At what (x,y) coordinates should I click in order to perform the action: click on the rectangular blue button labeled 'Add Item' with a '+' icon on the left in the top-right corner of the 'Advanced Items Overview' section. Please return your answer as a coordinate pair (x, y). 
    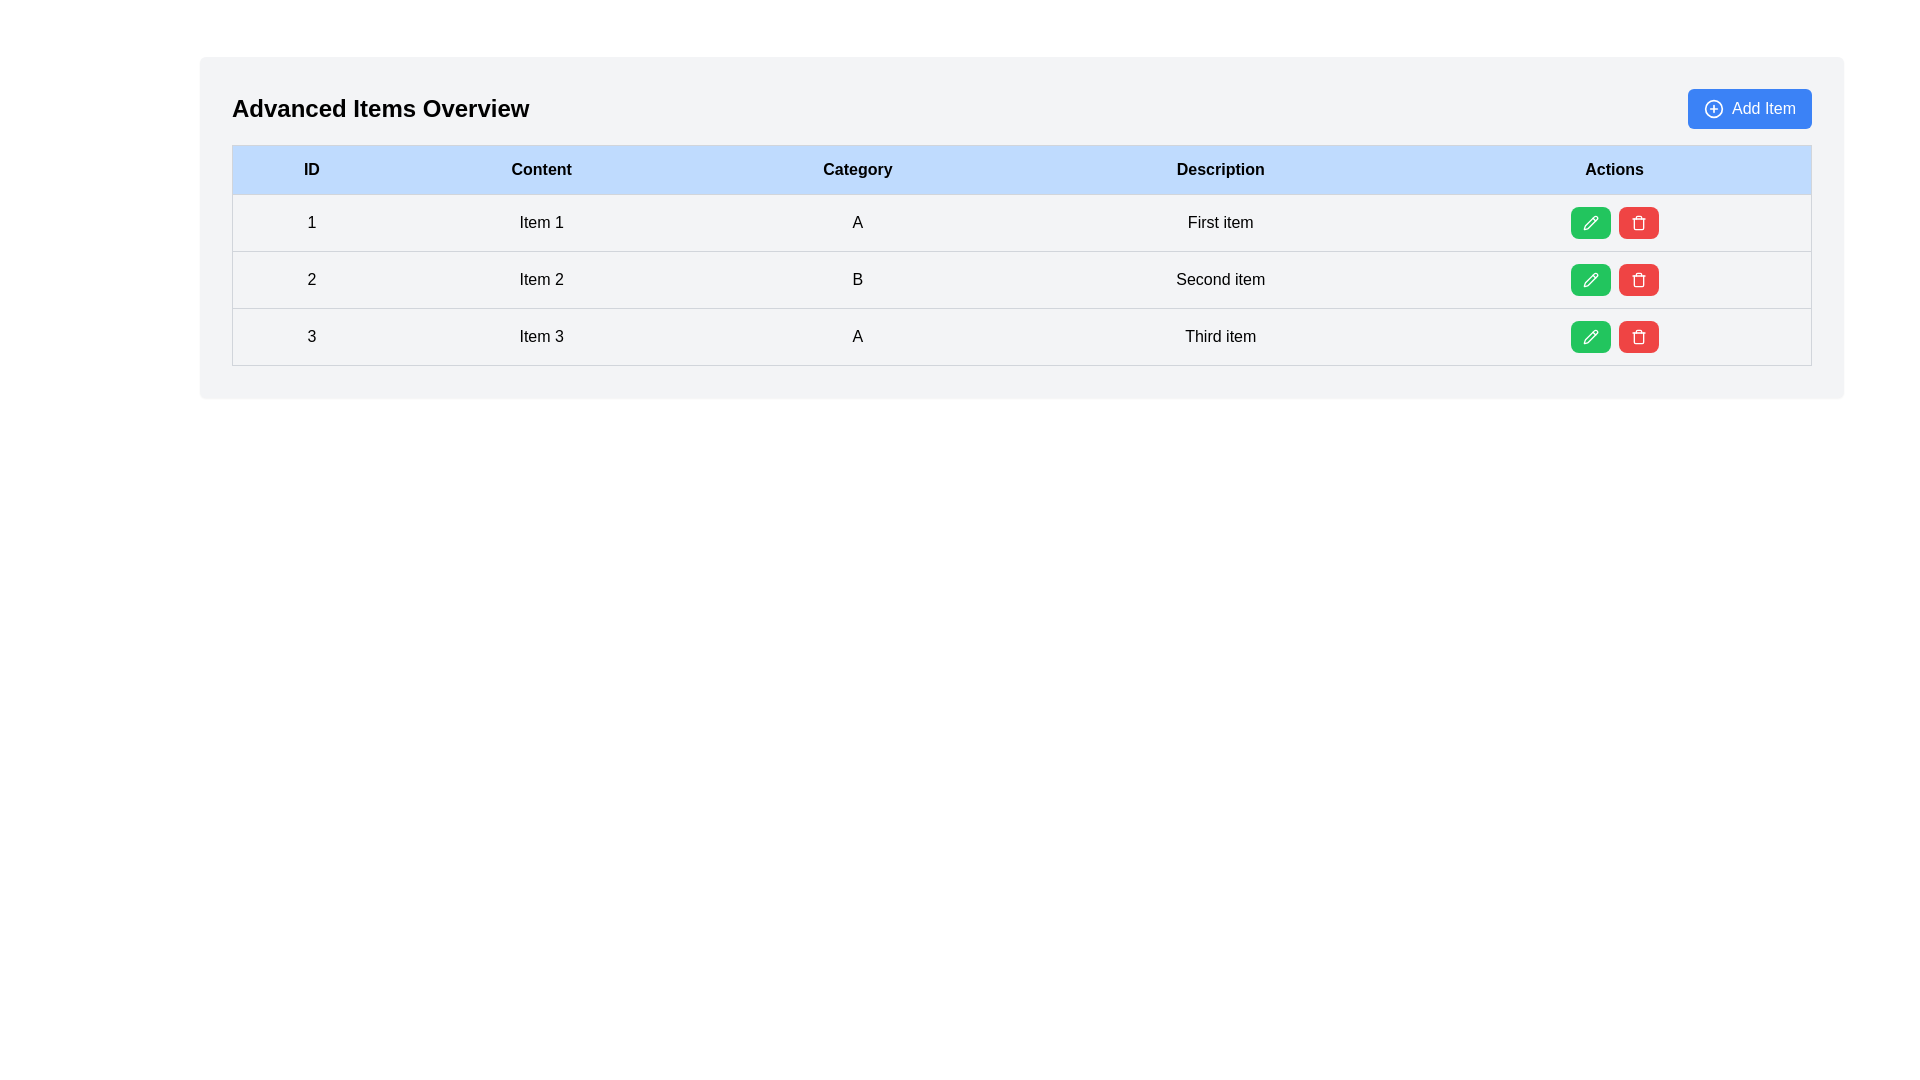
    Looking at the image, I should click on (1748, 108).